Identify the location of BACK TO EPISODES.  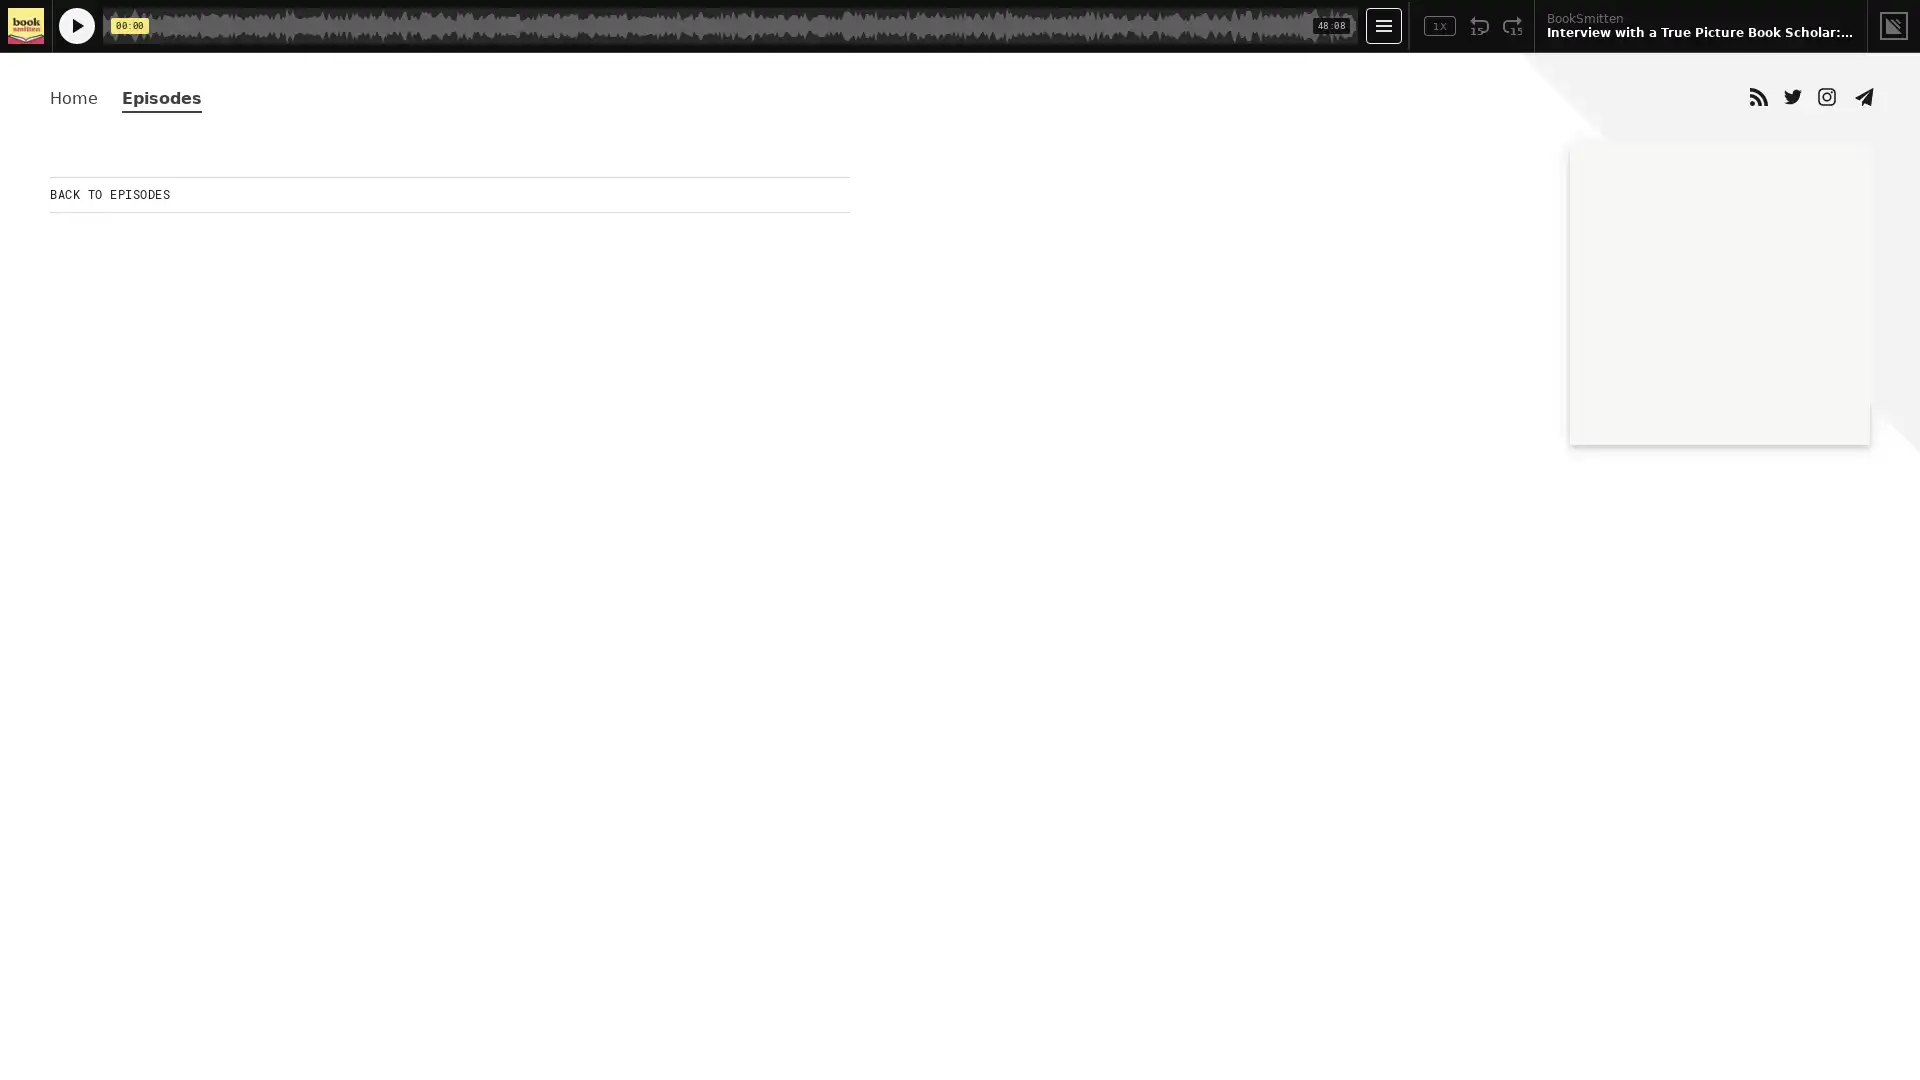
(449, 195).